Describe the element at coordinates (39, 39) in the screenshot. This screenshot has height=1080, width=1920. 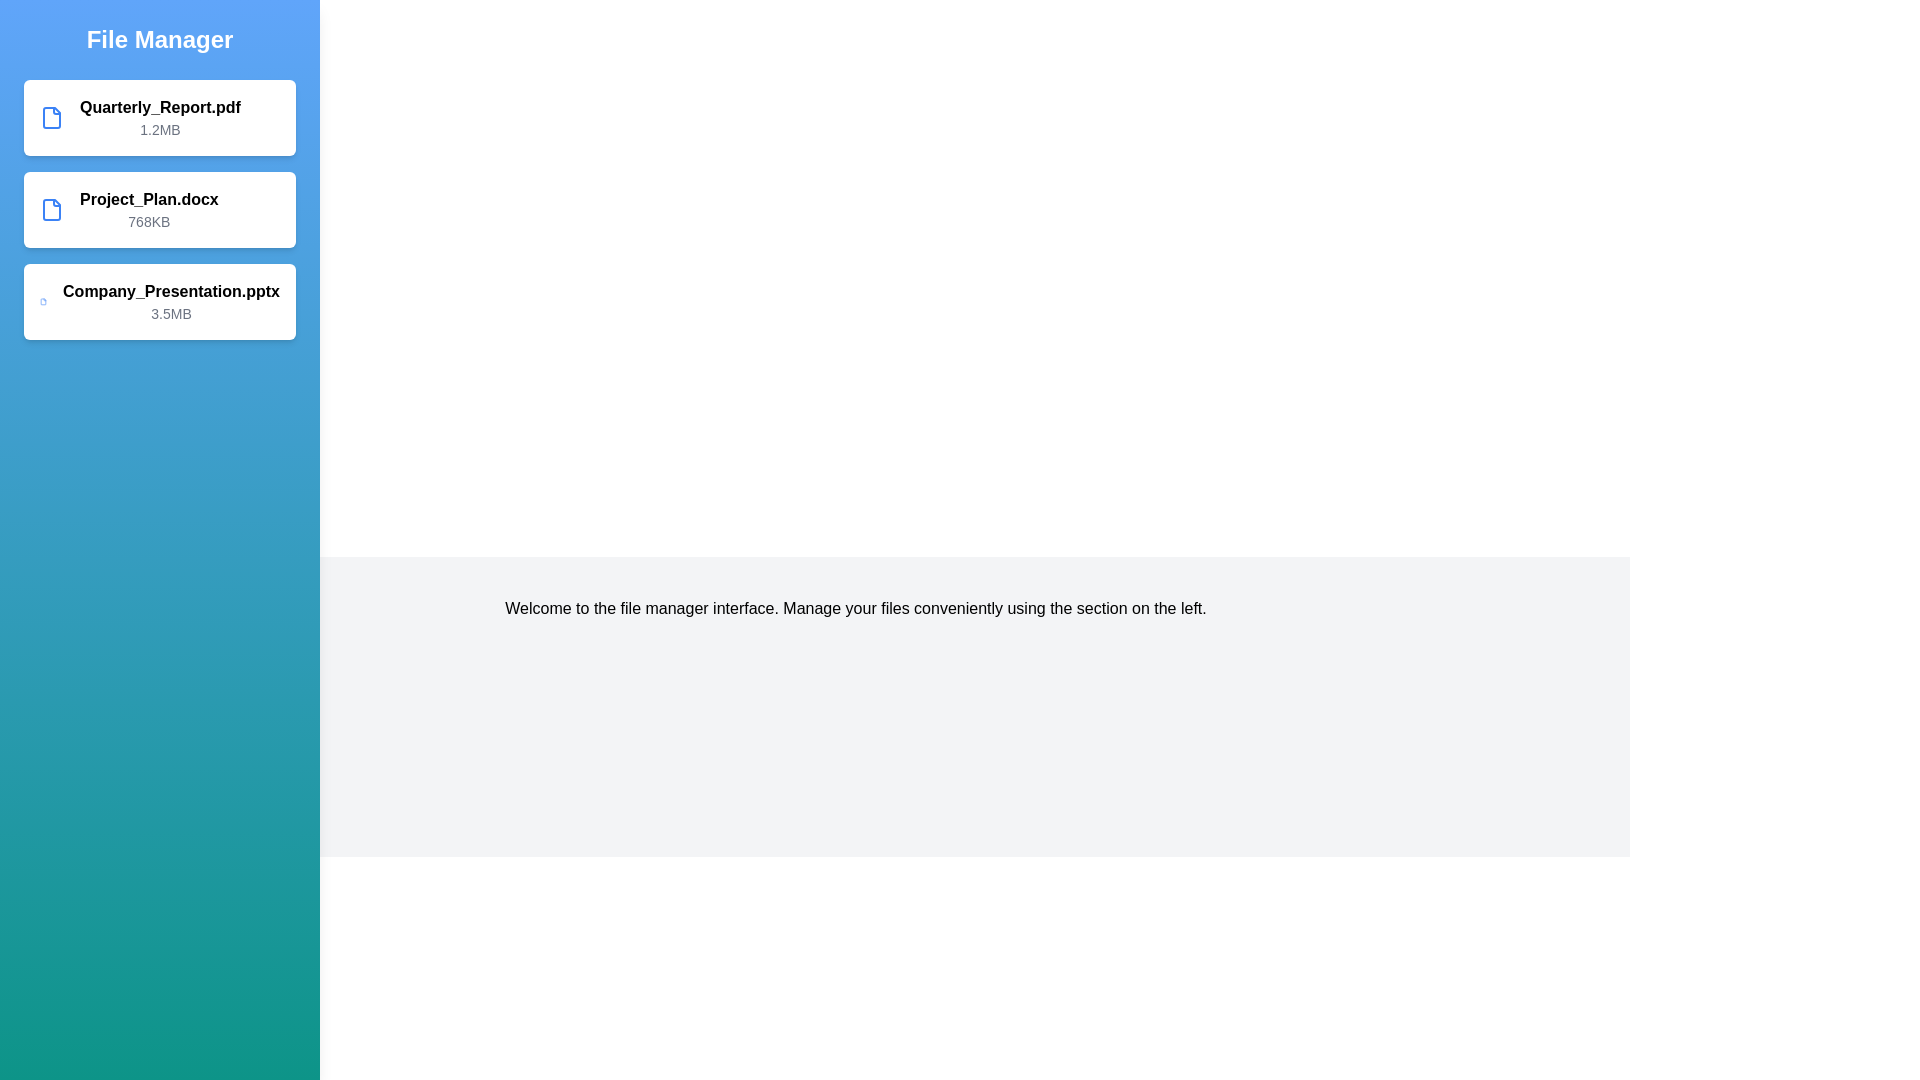
I see `toggle button to change the drawer's visibility` at that location.